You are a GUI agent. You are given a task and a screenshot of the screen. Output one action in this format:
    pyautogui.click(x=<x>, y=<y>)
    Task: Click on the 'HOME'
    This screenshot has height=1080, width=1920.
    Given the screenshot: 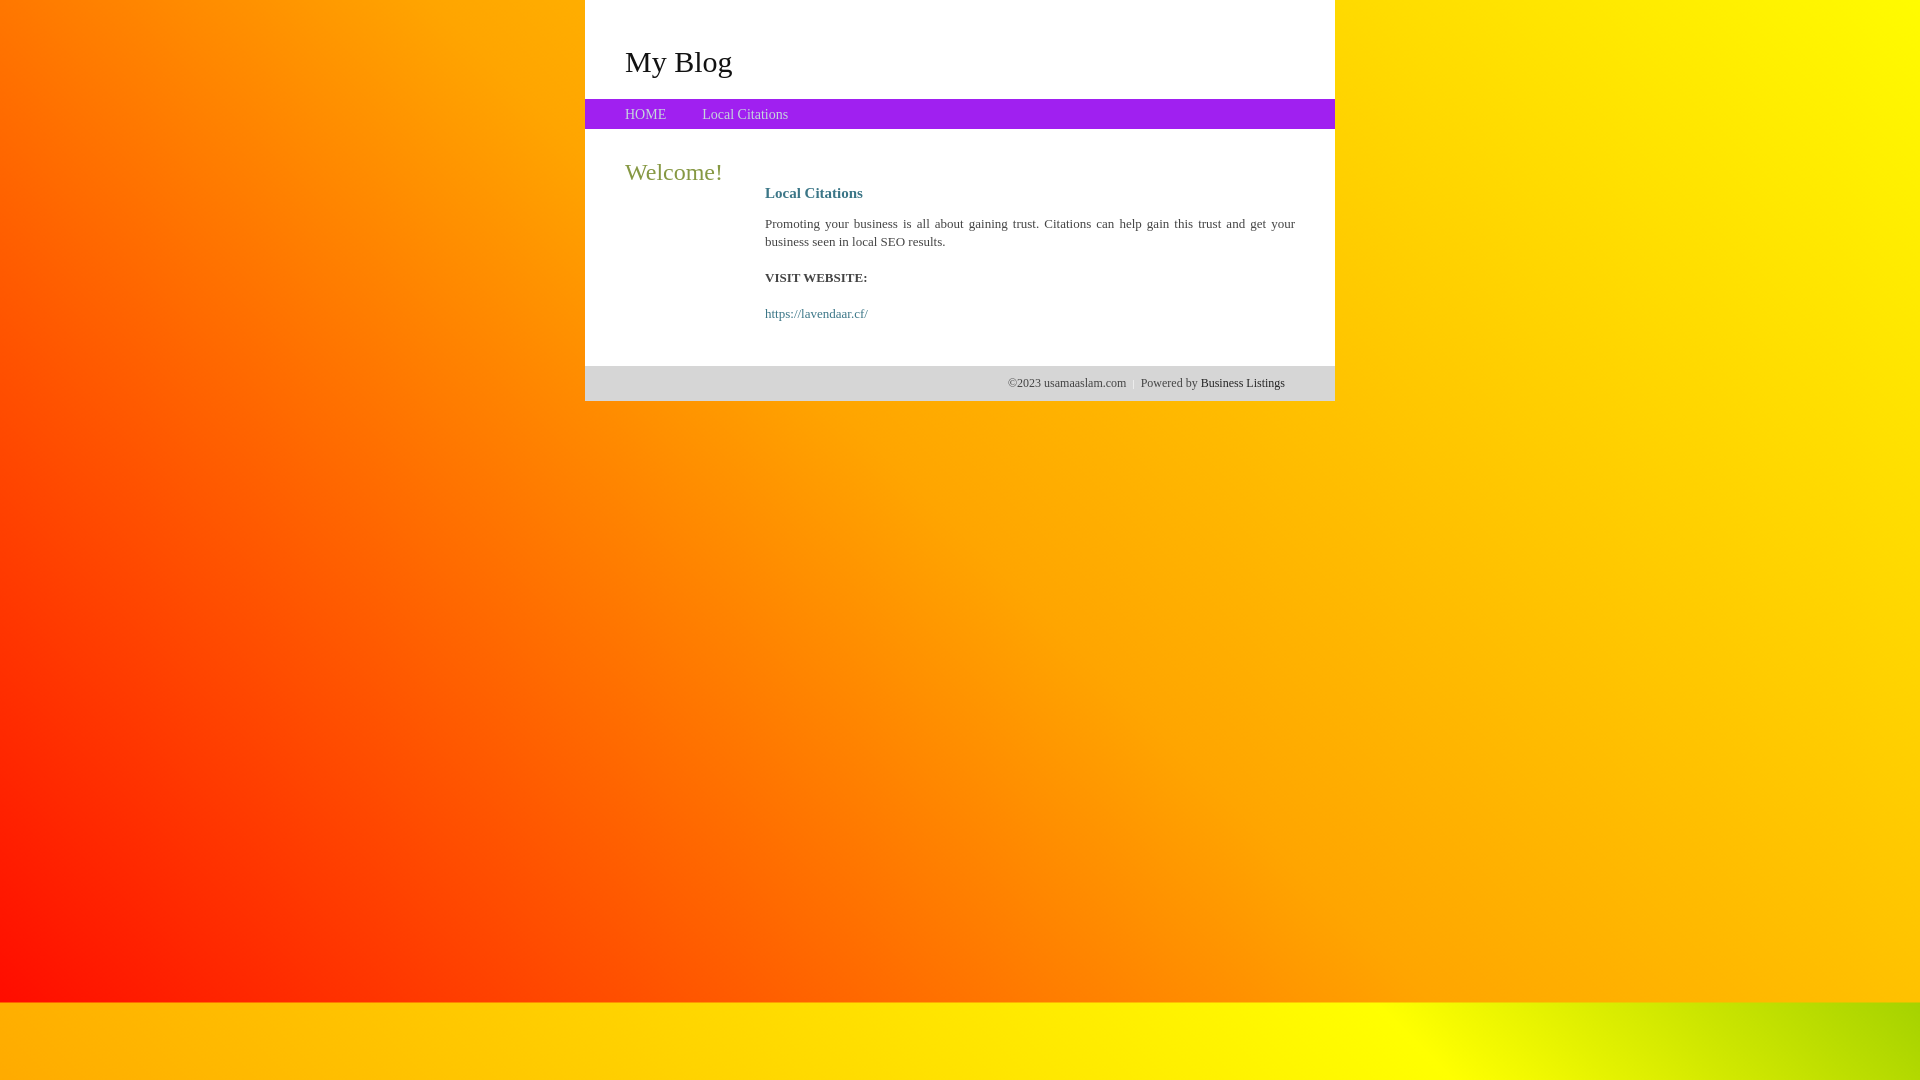 What is the action you would take?
    pyautogui.click(x=645, y=114)
    